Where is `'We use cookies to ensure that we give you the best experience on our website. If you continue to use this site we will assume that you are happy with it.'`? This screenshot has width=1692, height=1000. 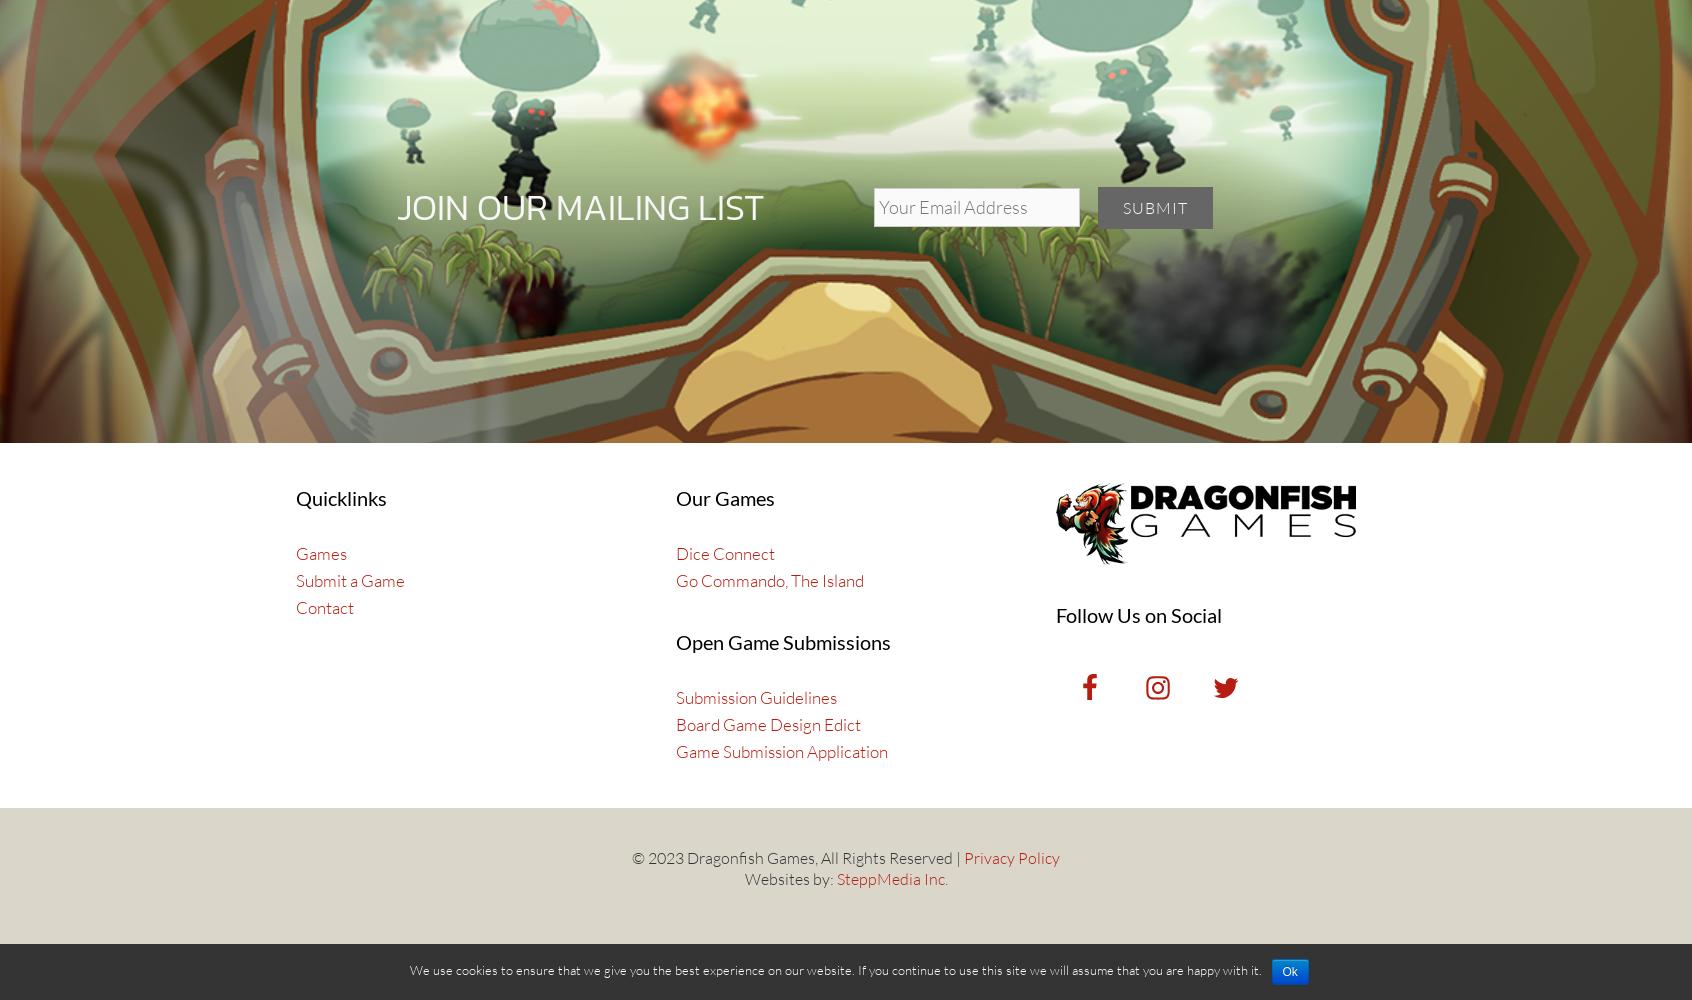
'We use cookies to ensure that we give you the best experience on our website. If you continue to use this site we will assume that you are happy with it.' is located at coordinates (408, 969).